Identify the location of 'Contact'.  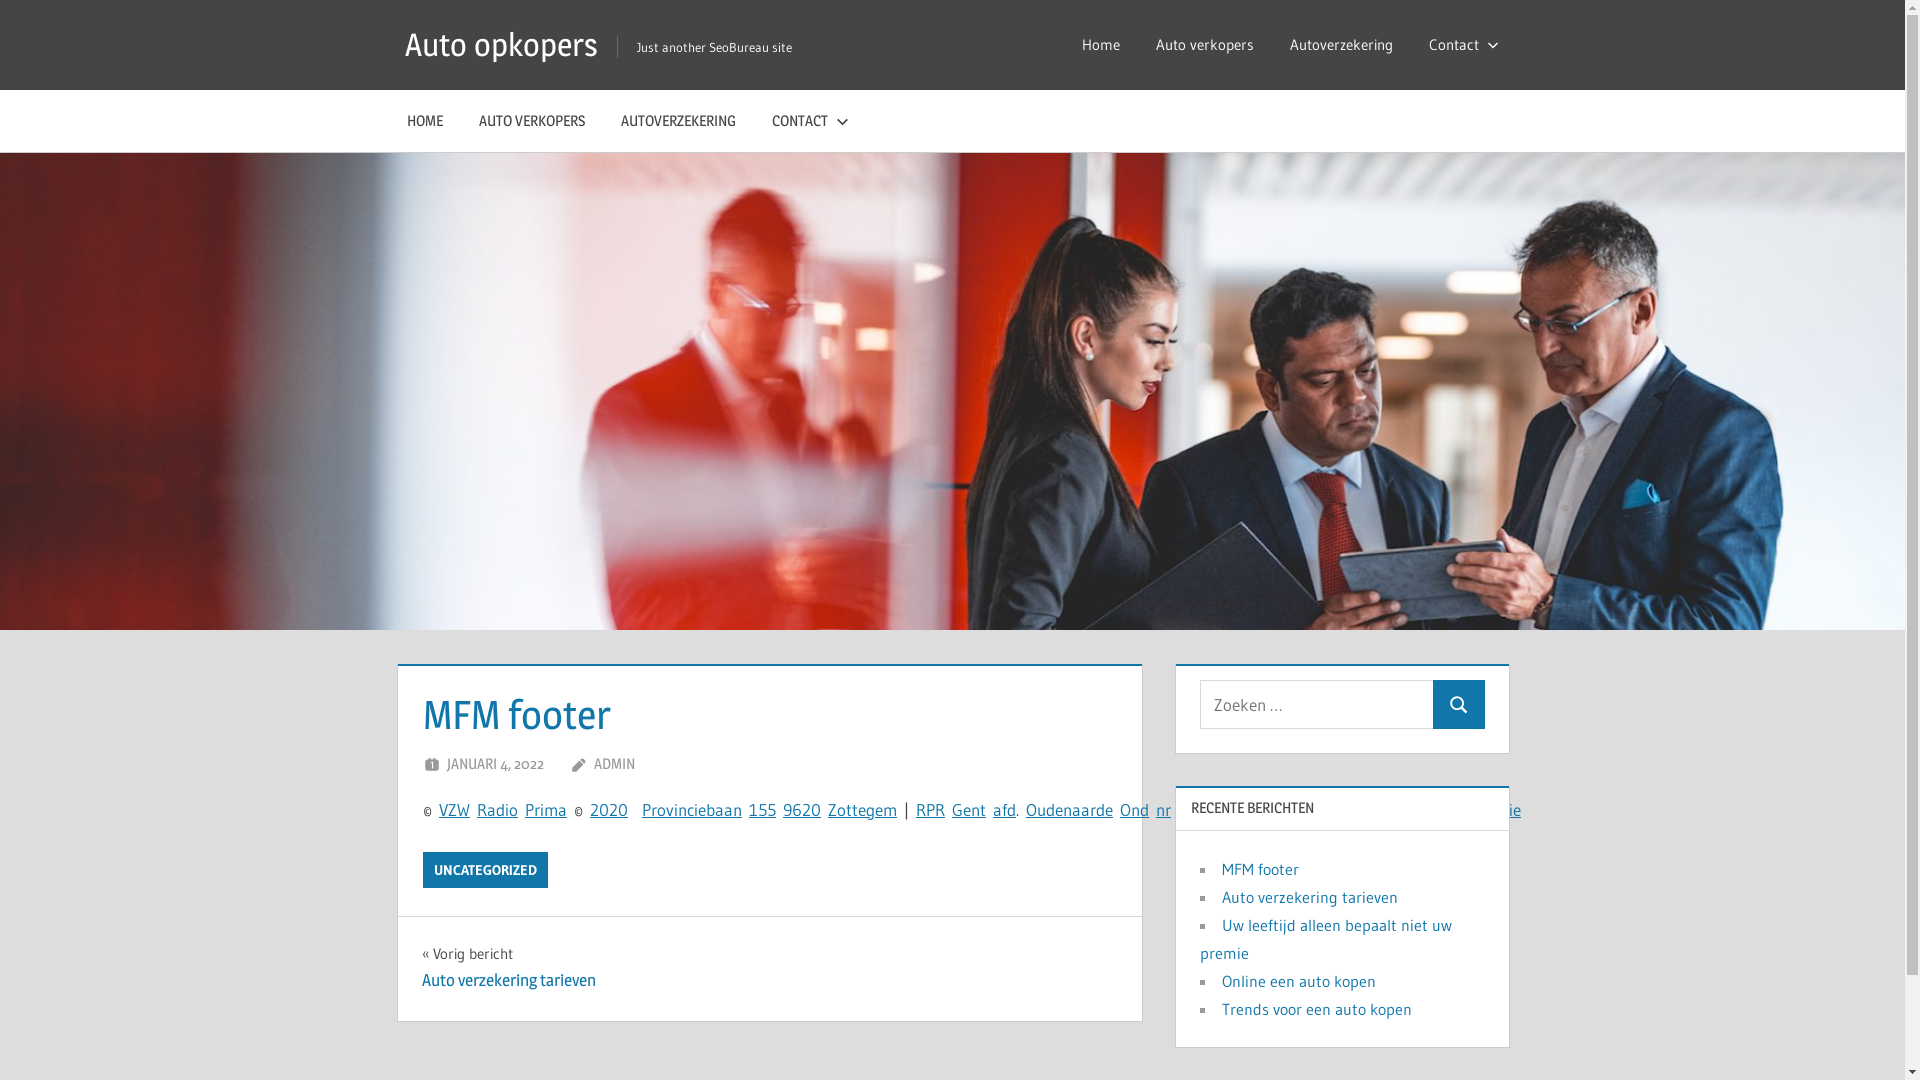
(1409, 45).